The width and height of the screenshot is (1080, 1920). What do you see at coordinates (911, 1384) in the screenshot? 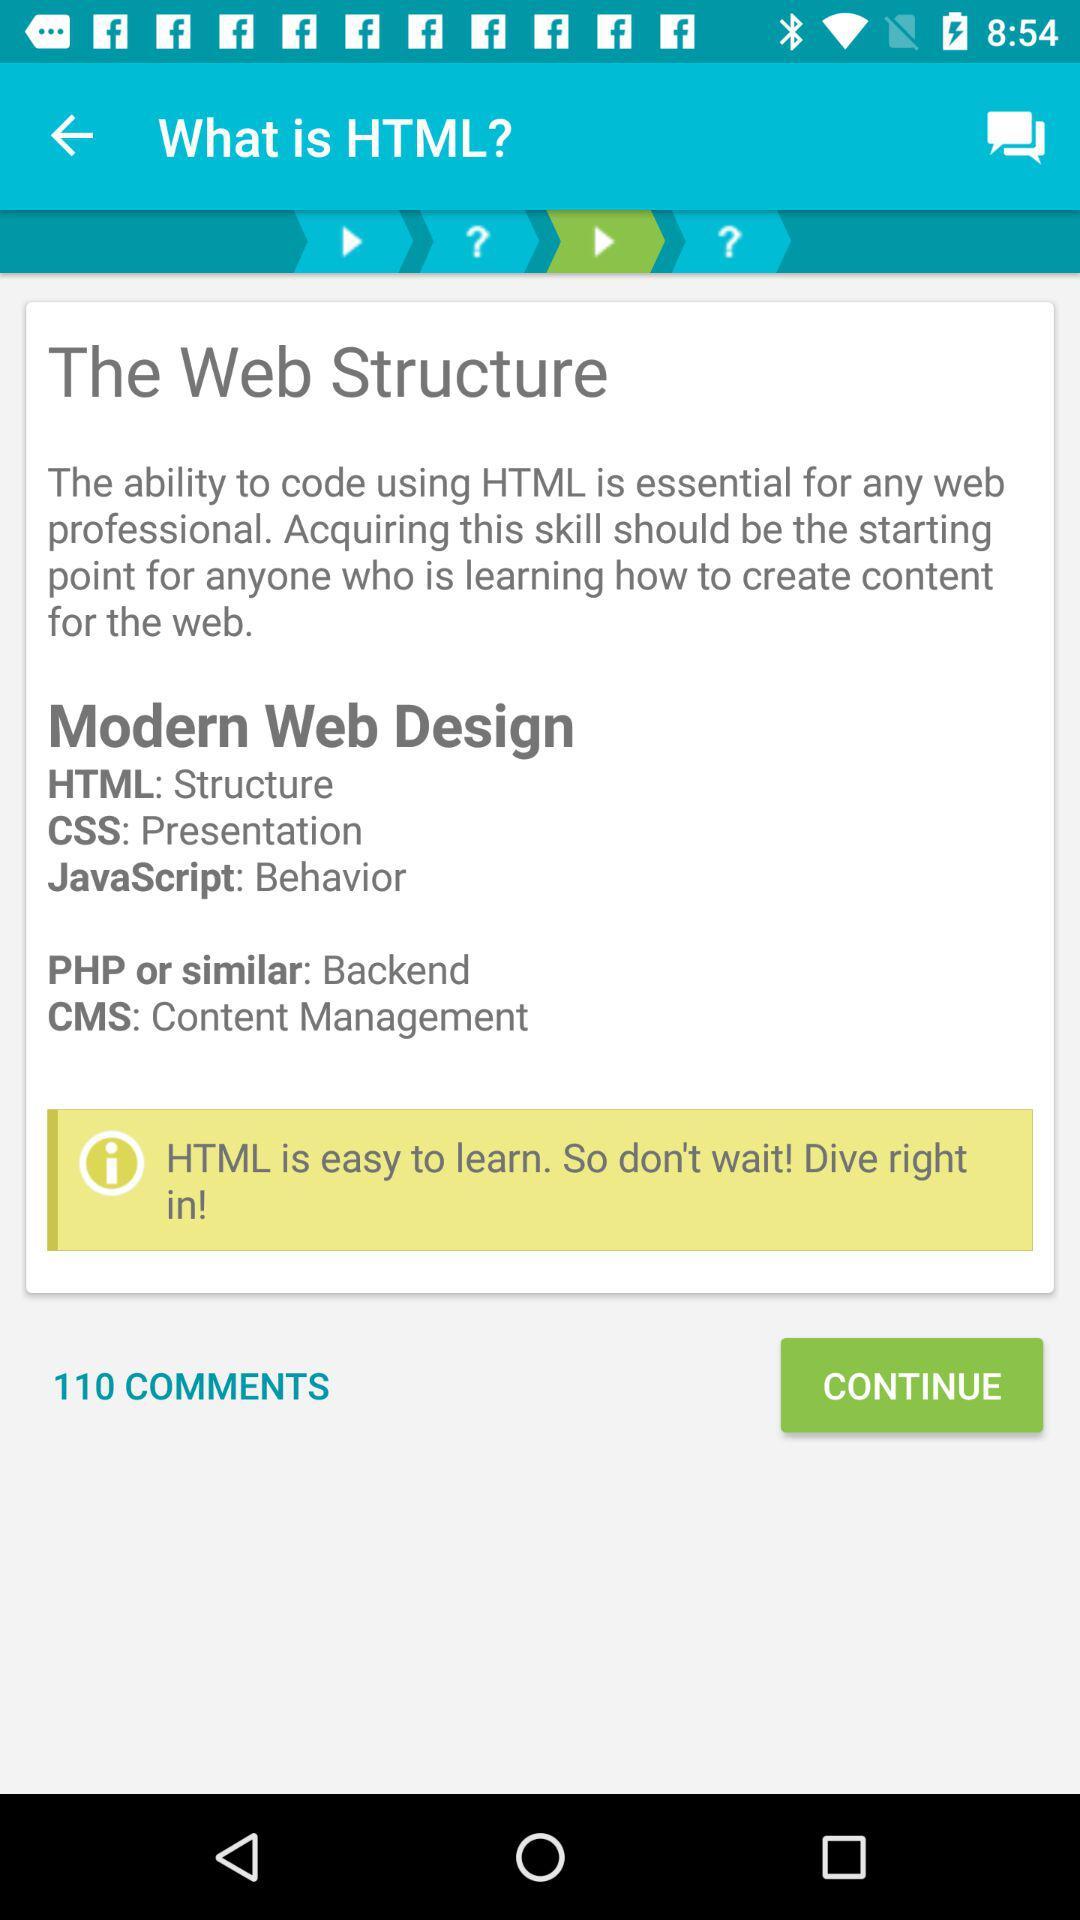
I see `continue` at bounding box center [911, 1384].